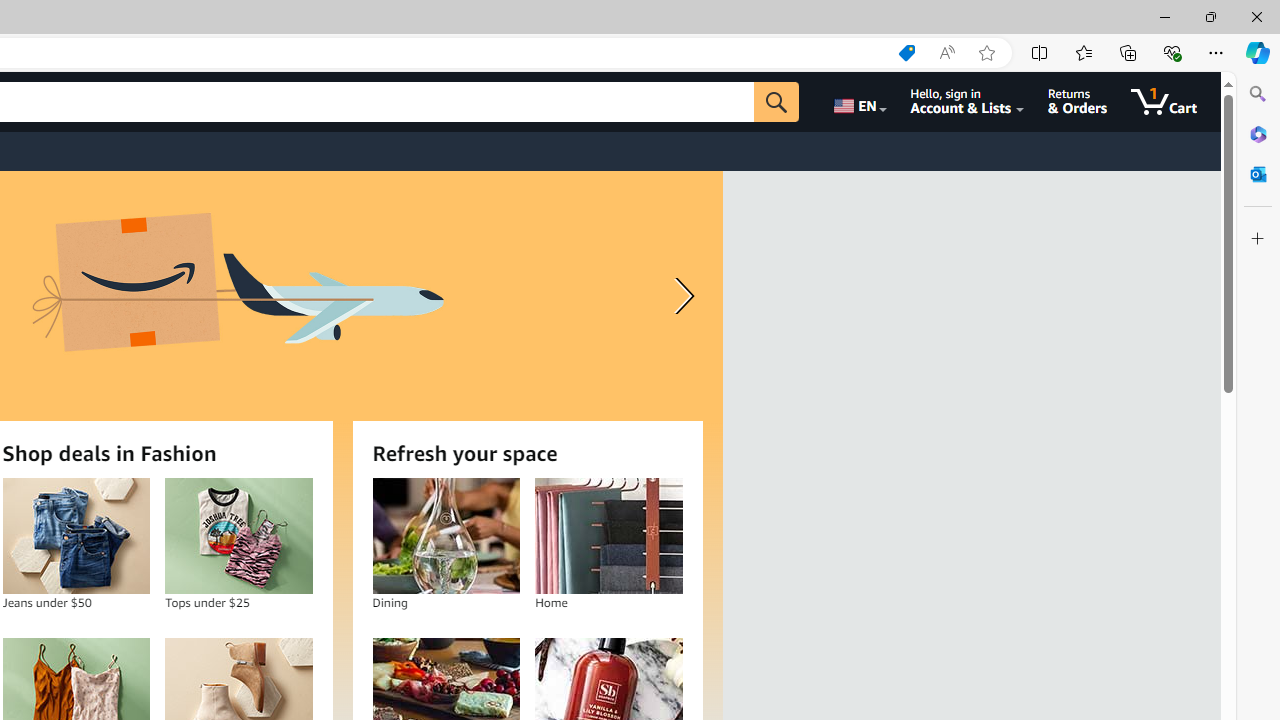 The height and width of the screenshot is (720, 1280). Describe the element at coordinates (239, 535) in the screenshot. I see `'Tops under $25'` at that location.